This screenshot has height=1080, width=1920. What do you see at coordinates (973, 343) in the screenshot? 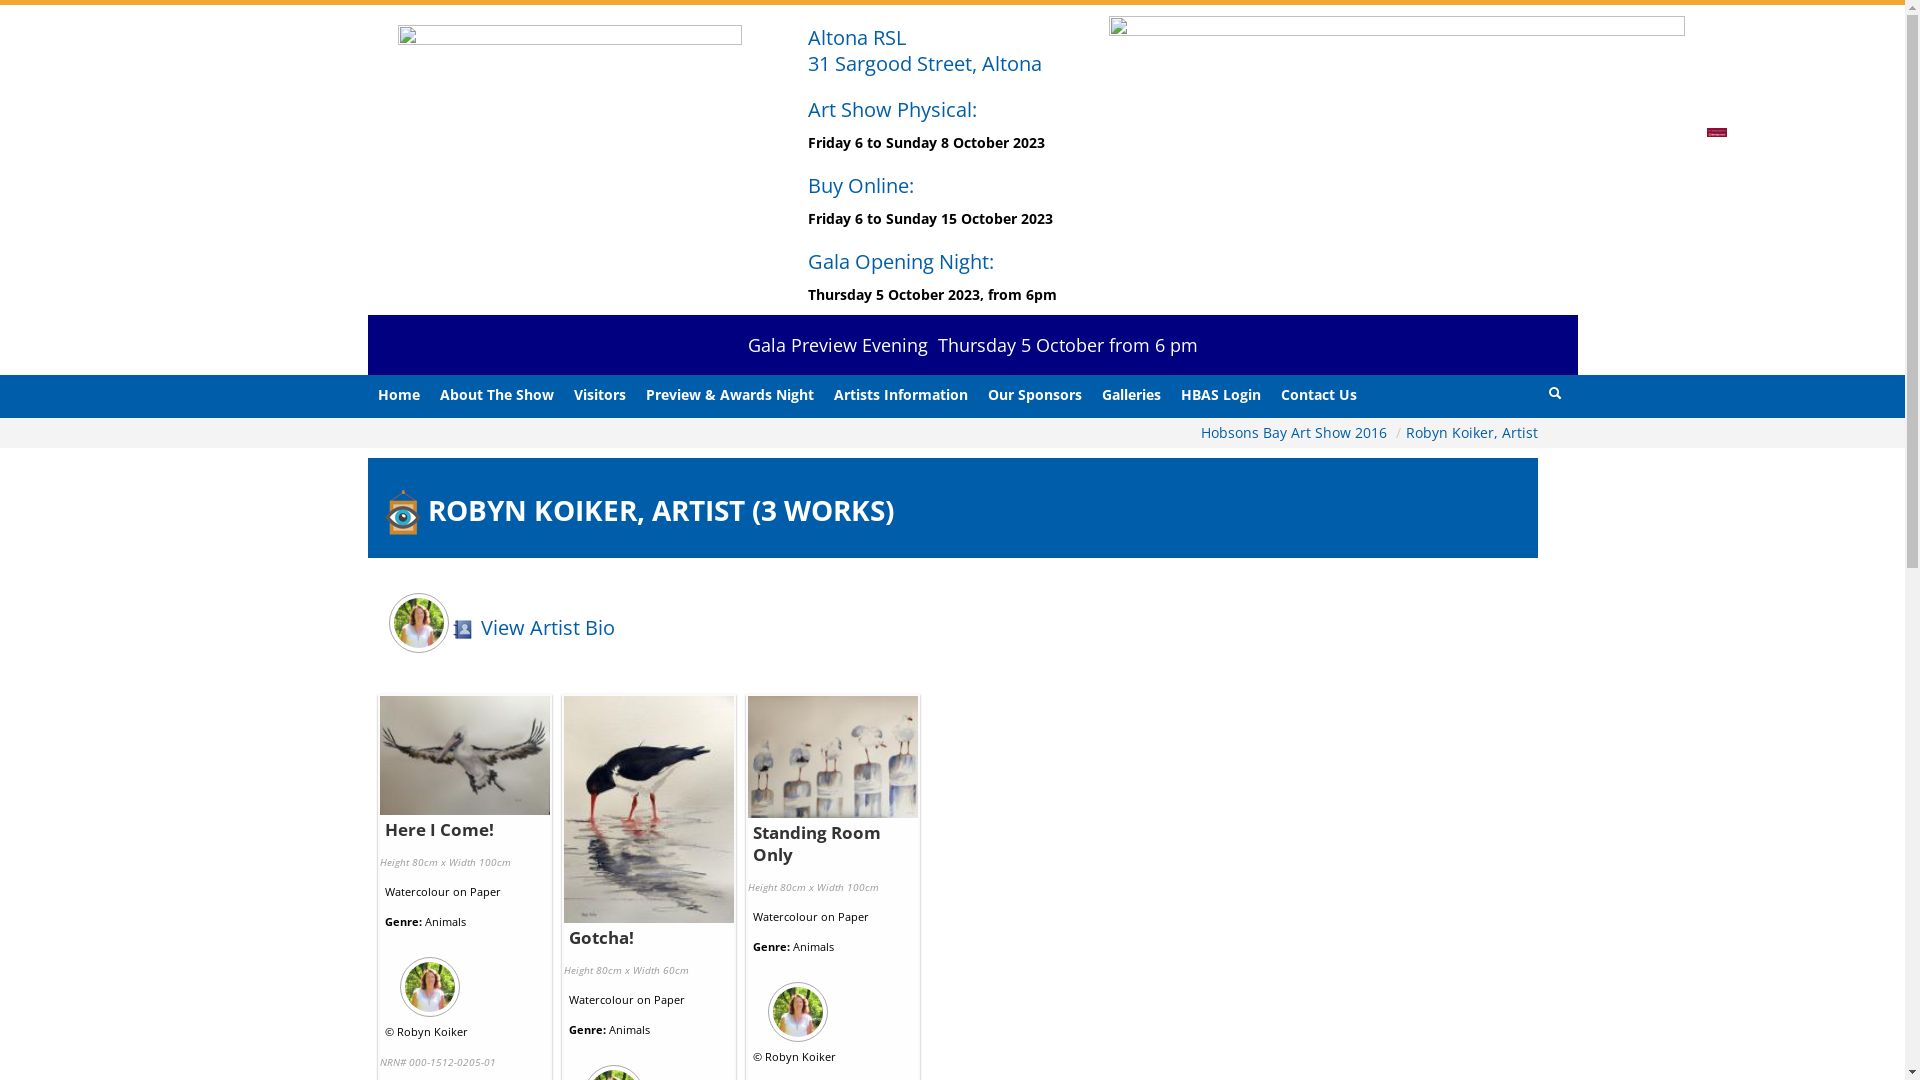
I see `'Gala Preview Evening  Thursday 5 October from 6 pm'` at bounding box center [973, 343].